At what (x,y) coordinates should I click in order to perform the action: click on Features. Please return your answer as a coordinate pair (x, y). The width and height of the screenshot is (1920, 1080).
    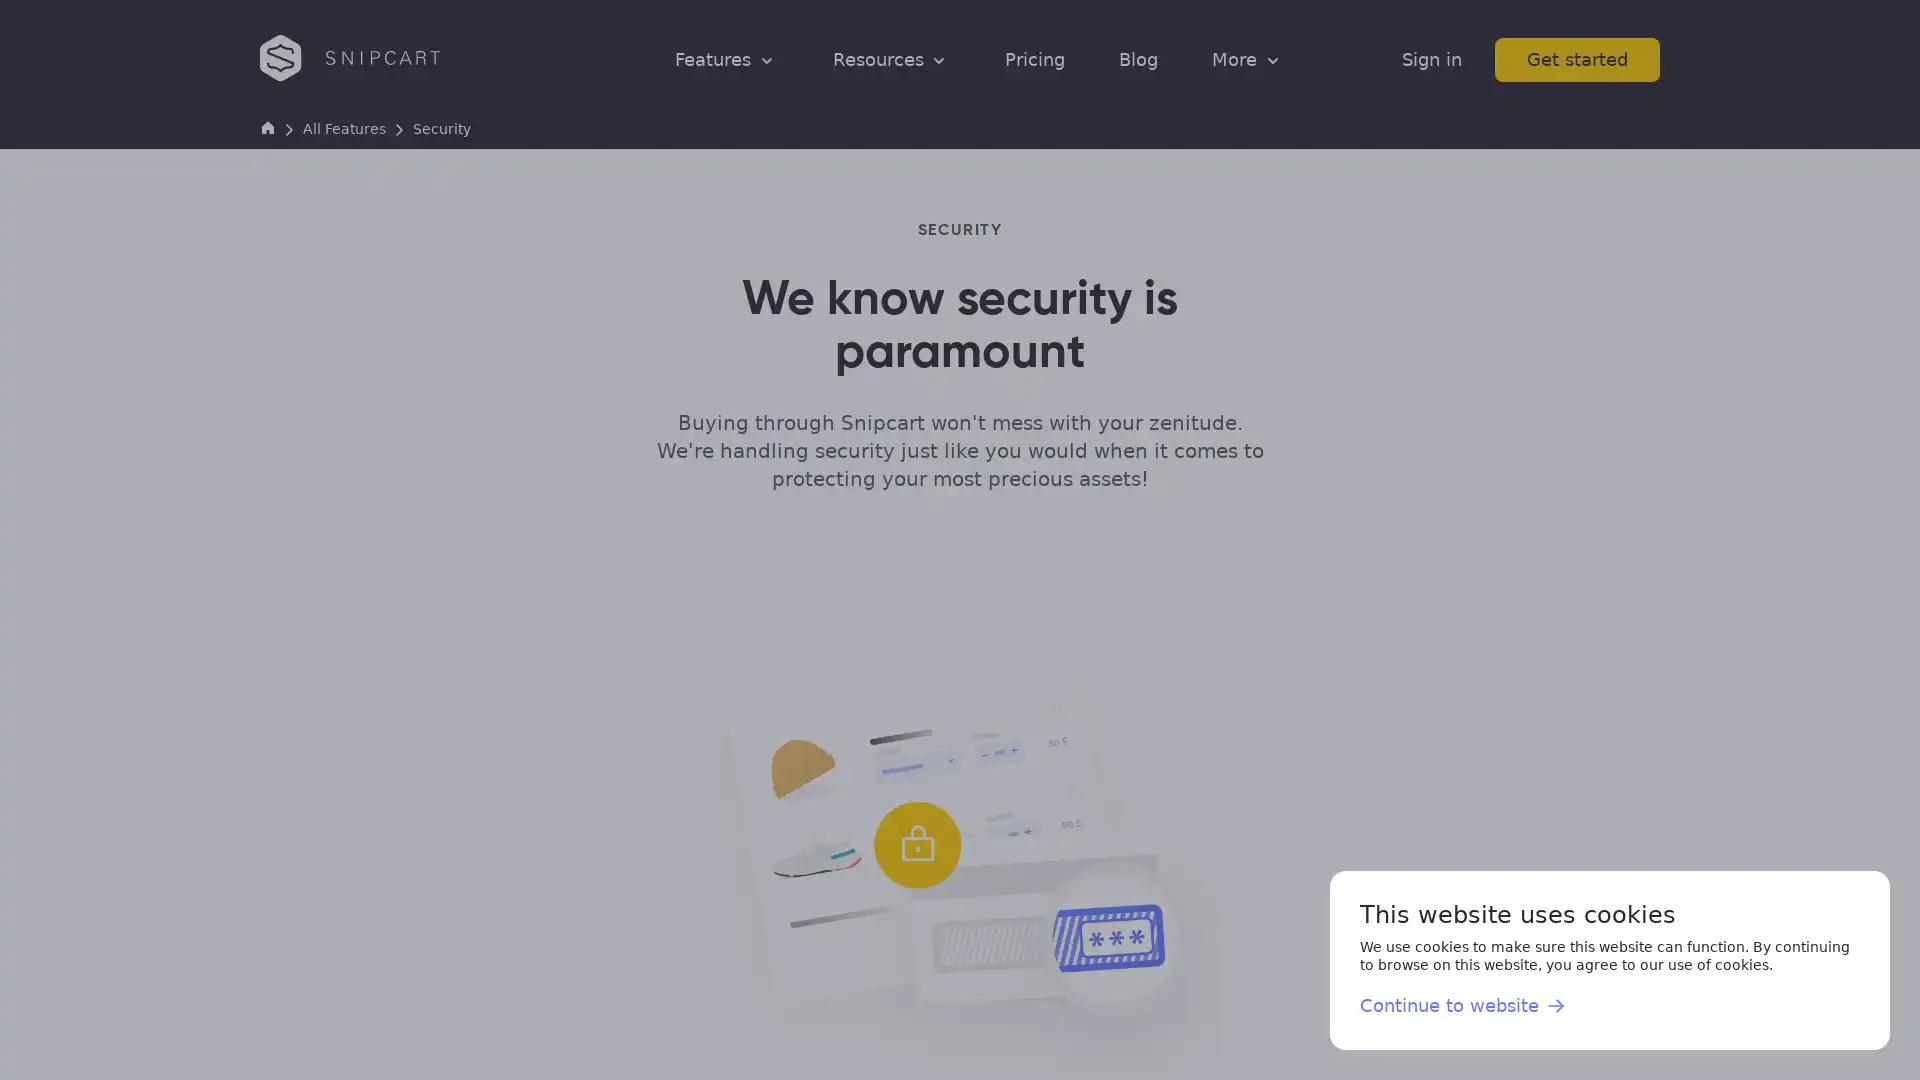
    Looking at the image, I should click on (725, 58).